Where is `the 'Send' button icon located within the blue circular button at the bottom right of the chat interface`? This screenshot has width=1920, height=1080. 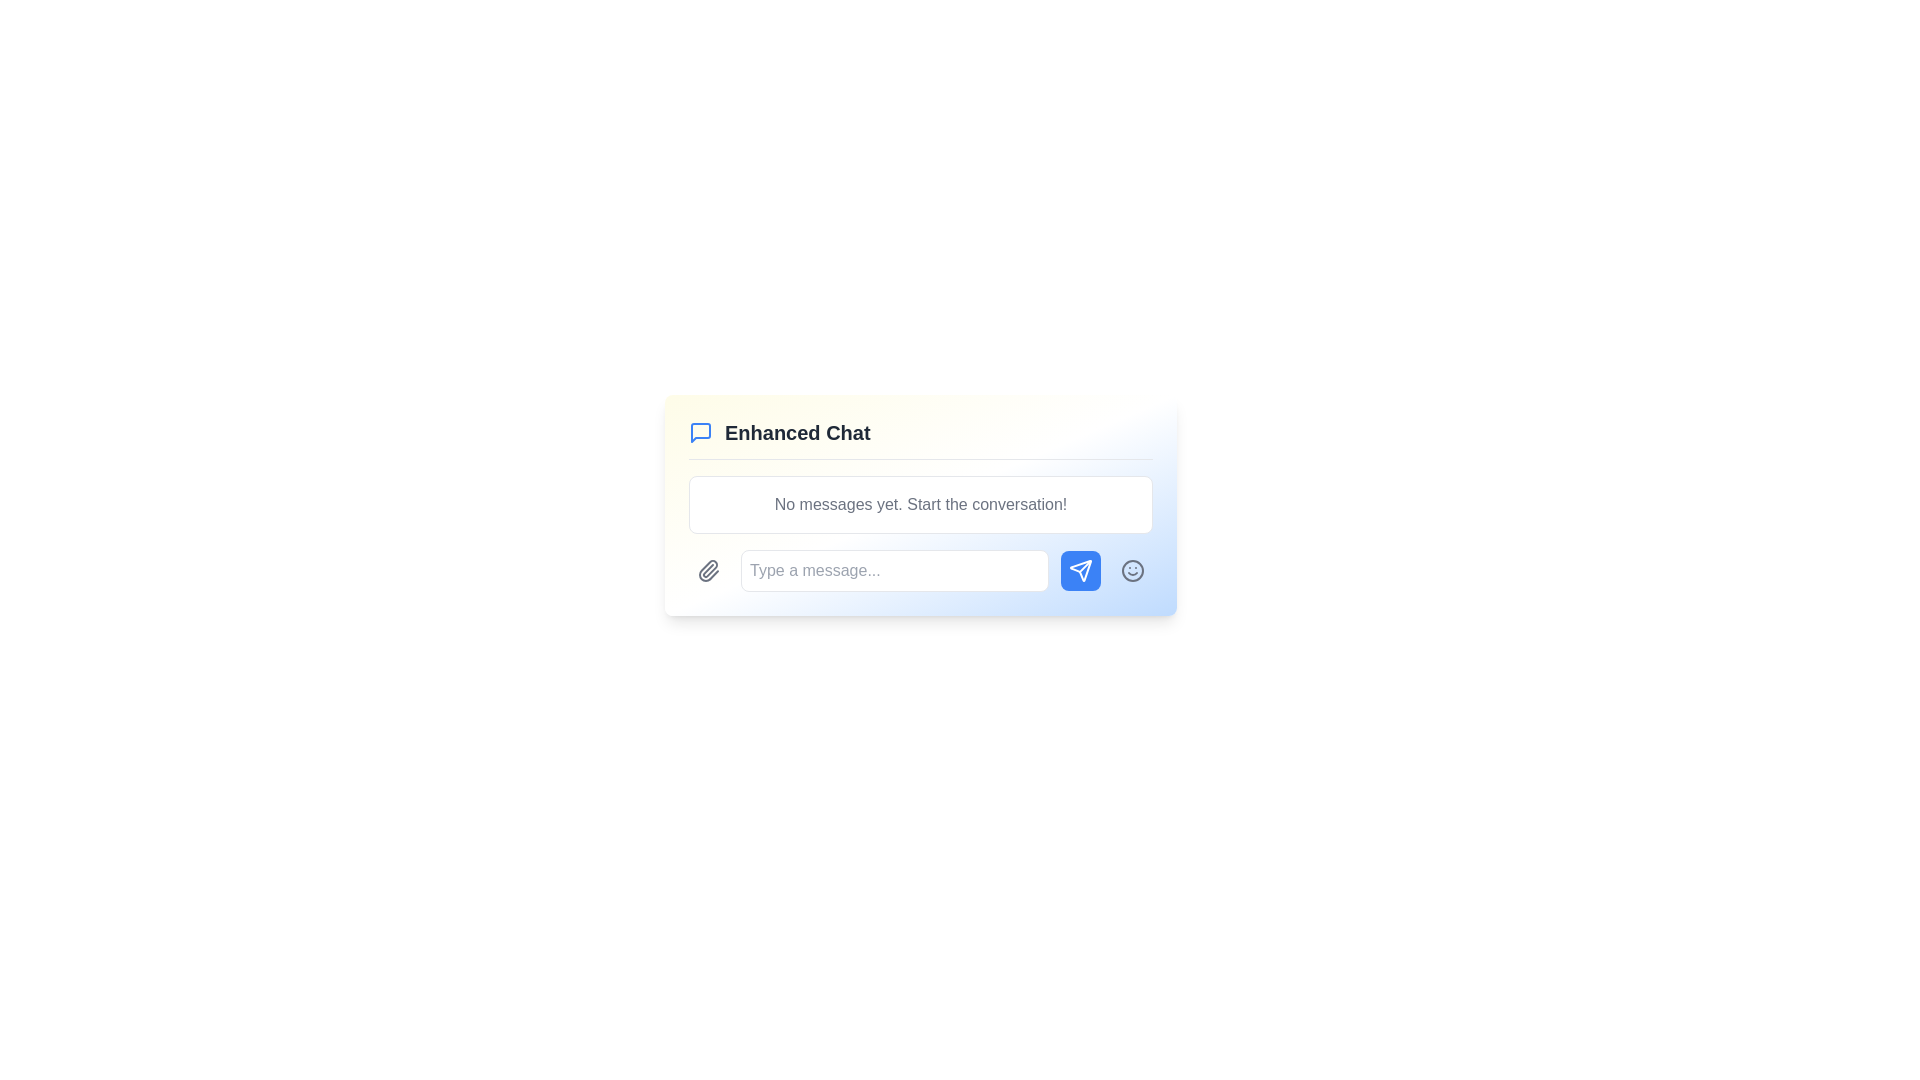 the 'Send' button icon located within the blue circular button at the bottom right of the chat interface is located at coordinates (1079, 570).